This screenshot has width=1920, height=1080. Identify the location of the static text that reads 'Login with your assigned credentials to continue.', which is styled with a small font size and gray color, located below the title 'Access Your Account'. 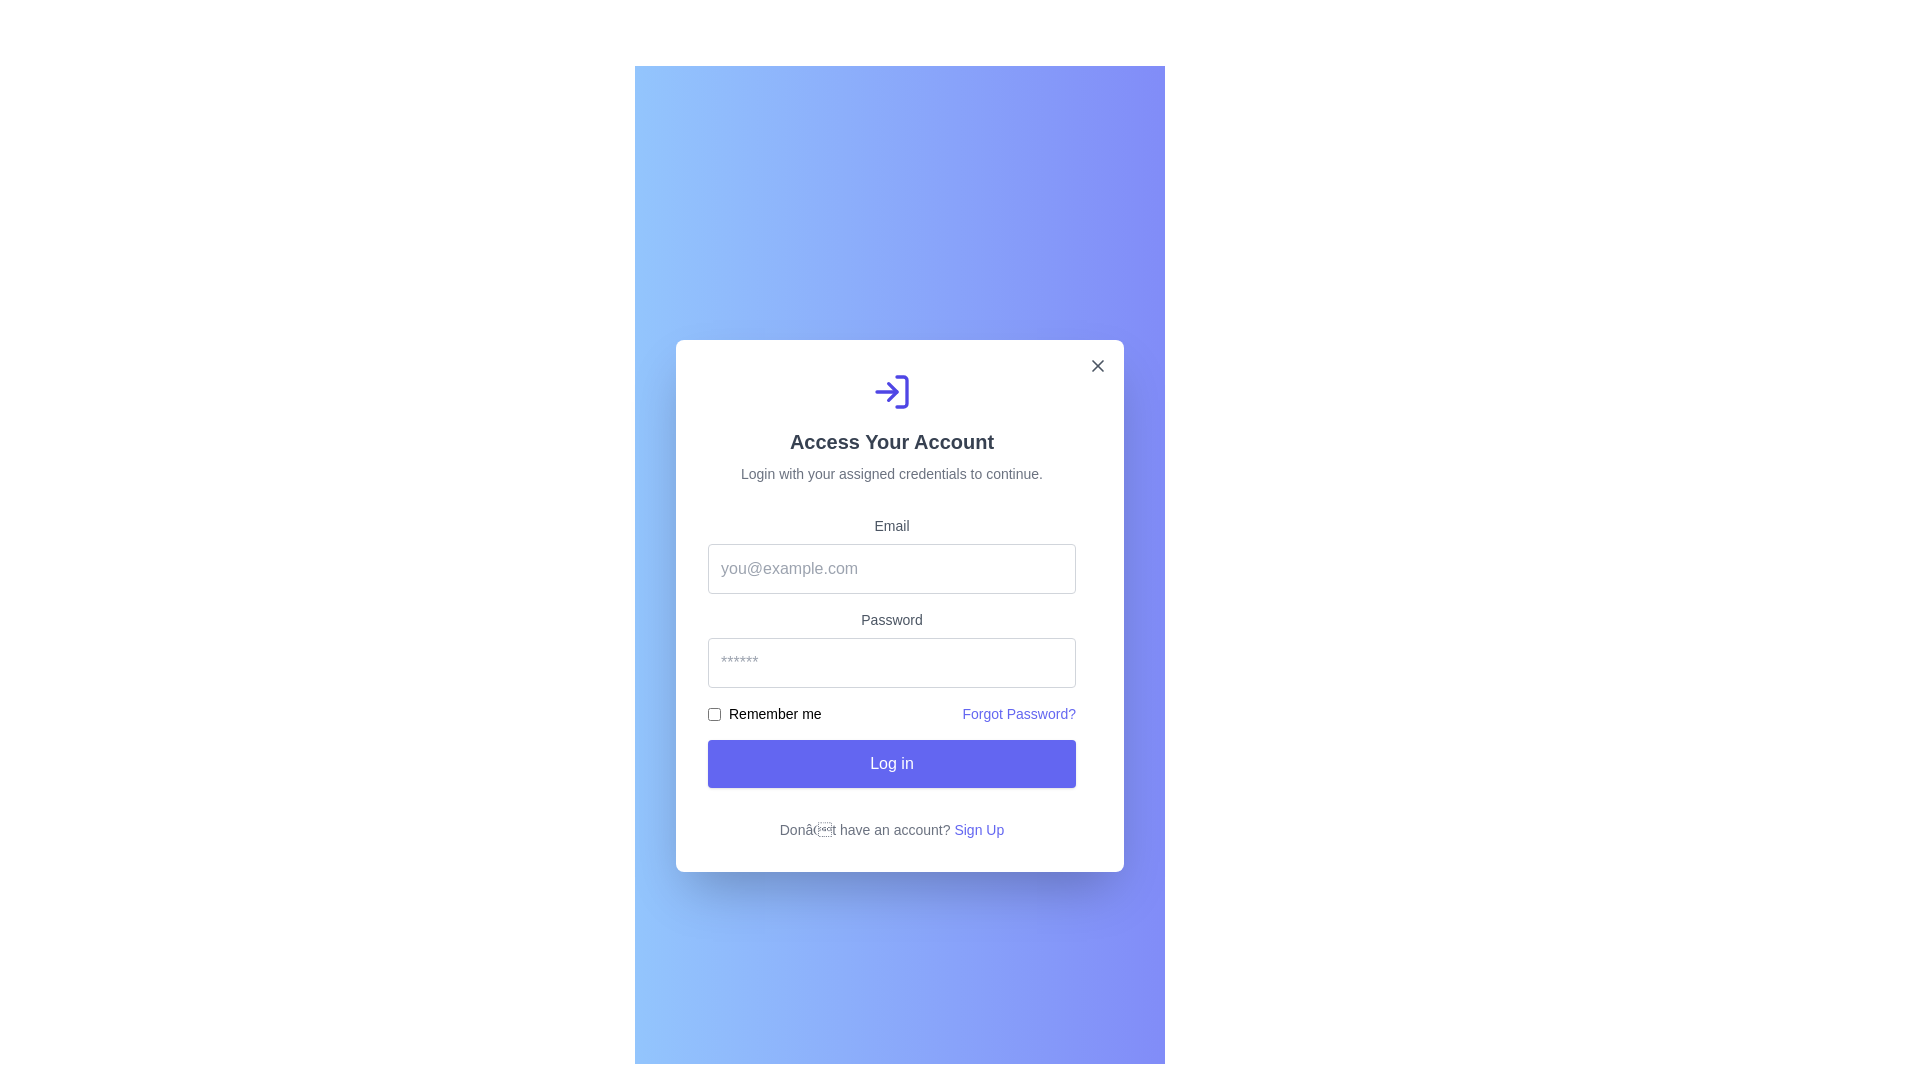
(891, 474).